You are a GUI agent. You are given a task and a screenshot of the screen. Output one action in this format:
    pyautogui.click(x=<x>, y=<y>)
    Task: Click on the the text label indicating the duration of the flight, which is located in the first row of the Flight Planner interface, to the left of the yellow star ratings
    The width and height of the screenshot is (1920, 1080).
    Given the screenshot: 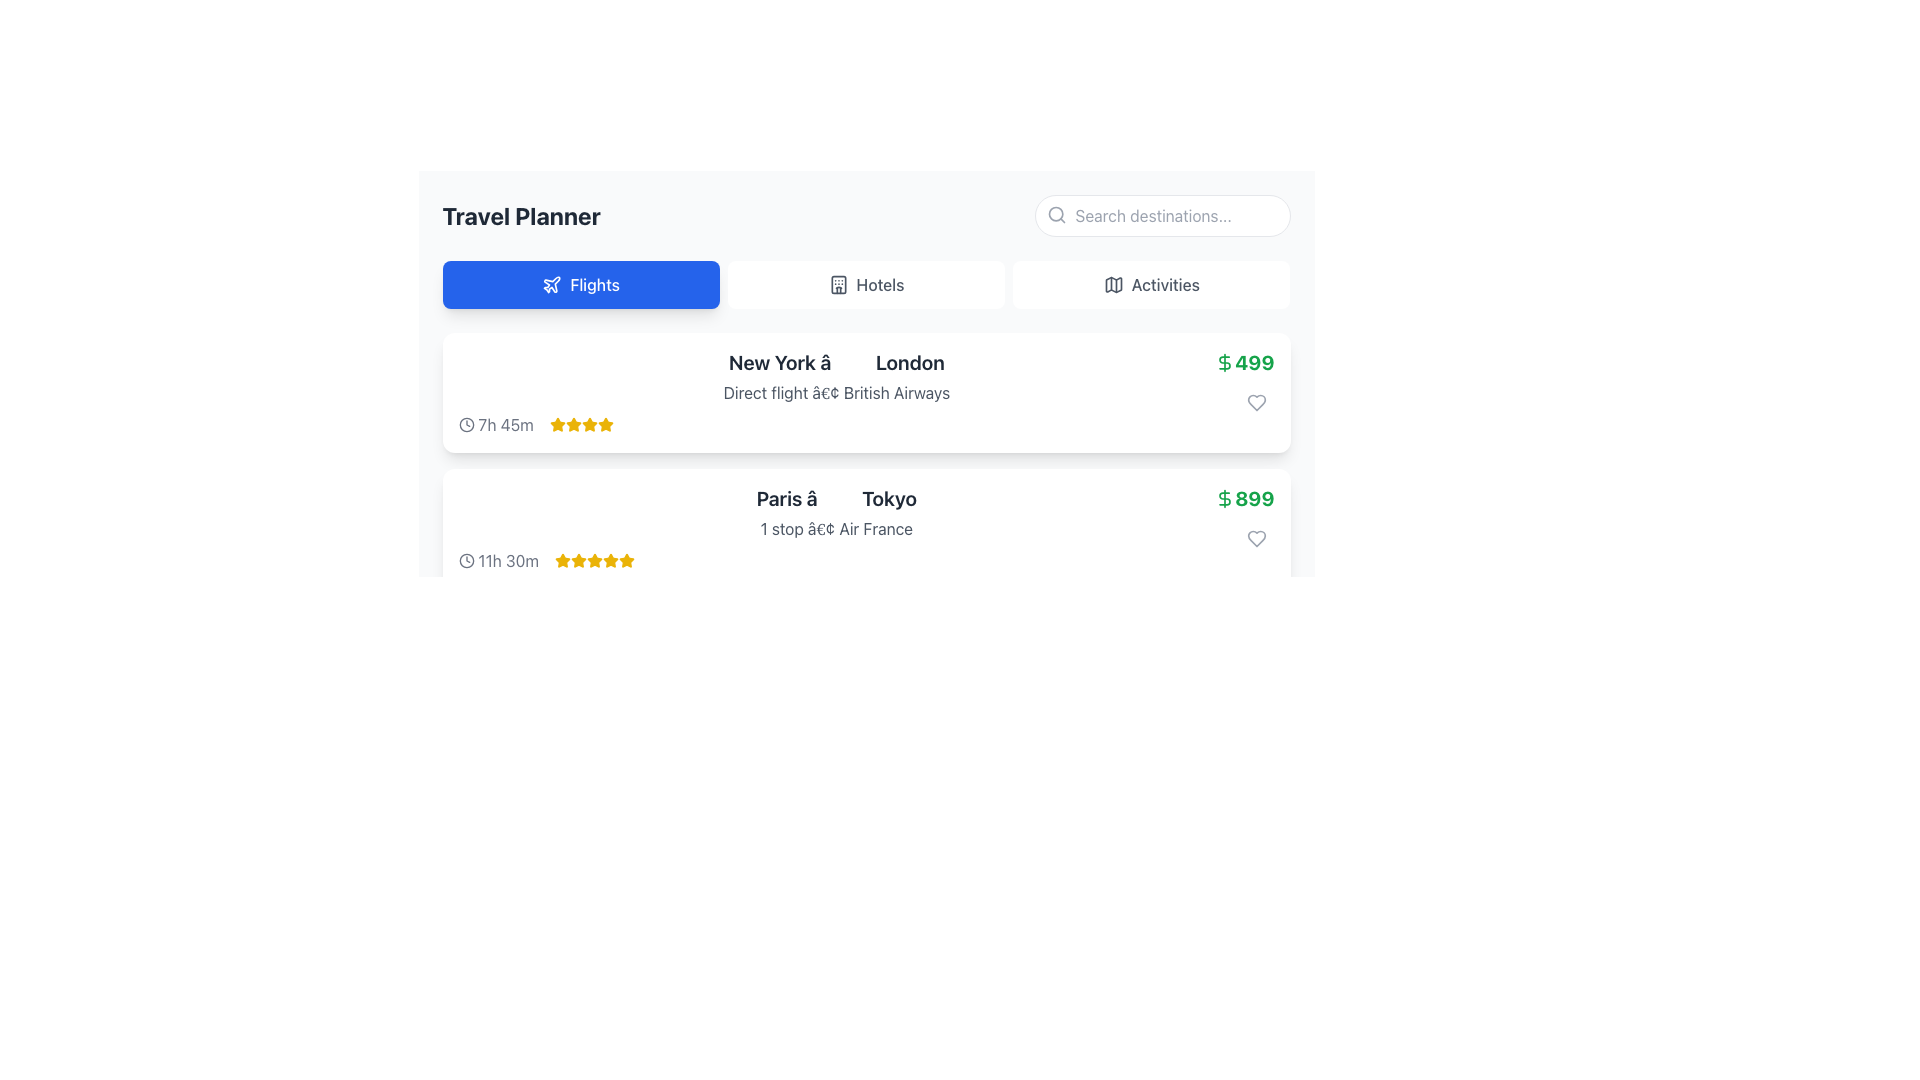 What is the action you would take?
    pyautogui.click(x=496, y=423)
    